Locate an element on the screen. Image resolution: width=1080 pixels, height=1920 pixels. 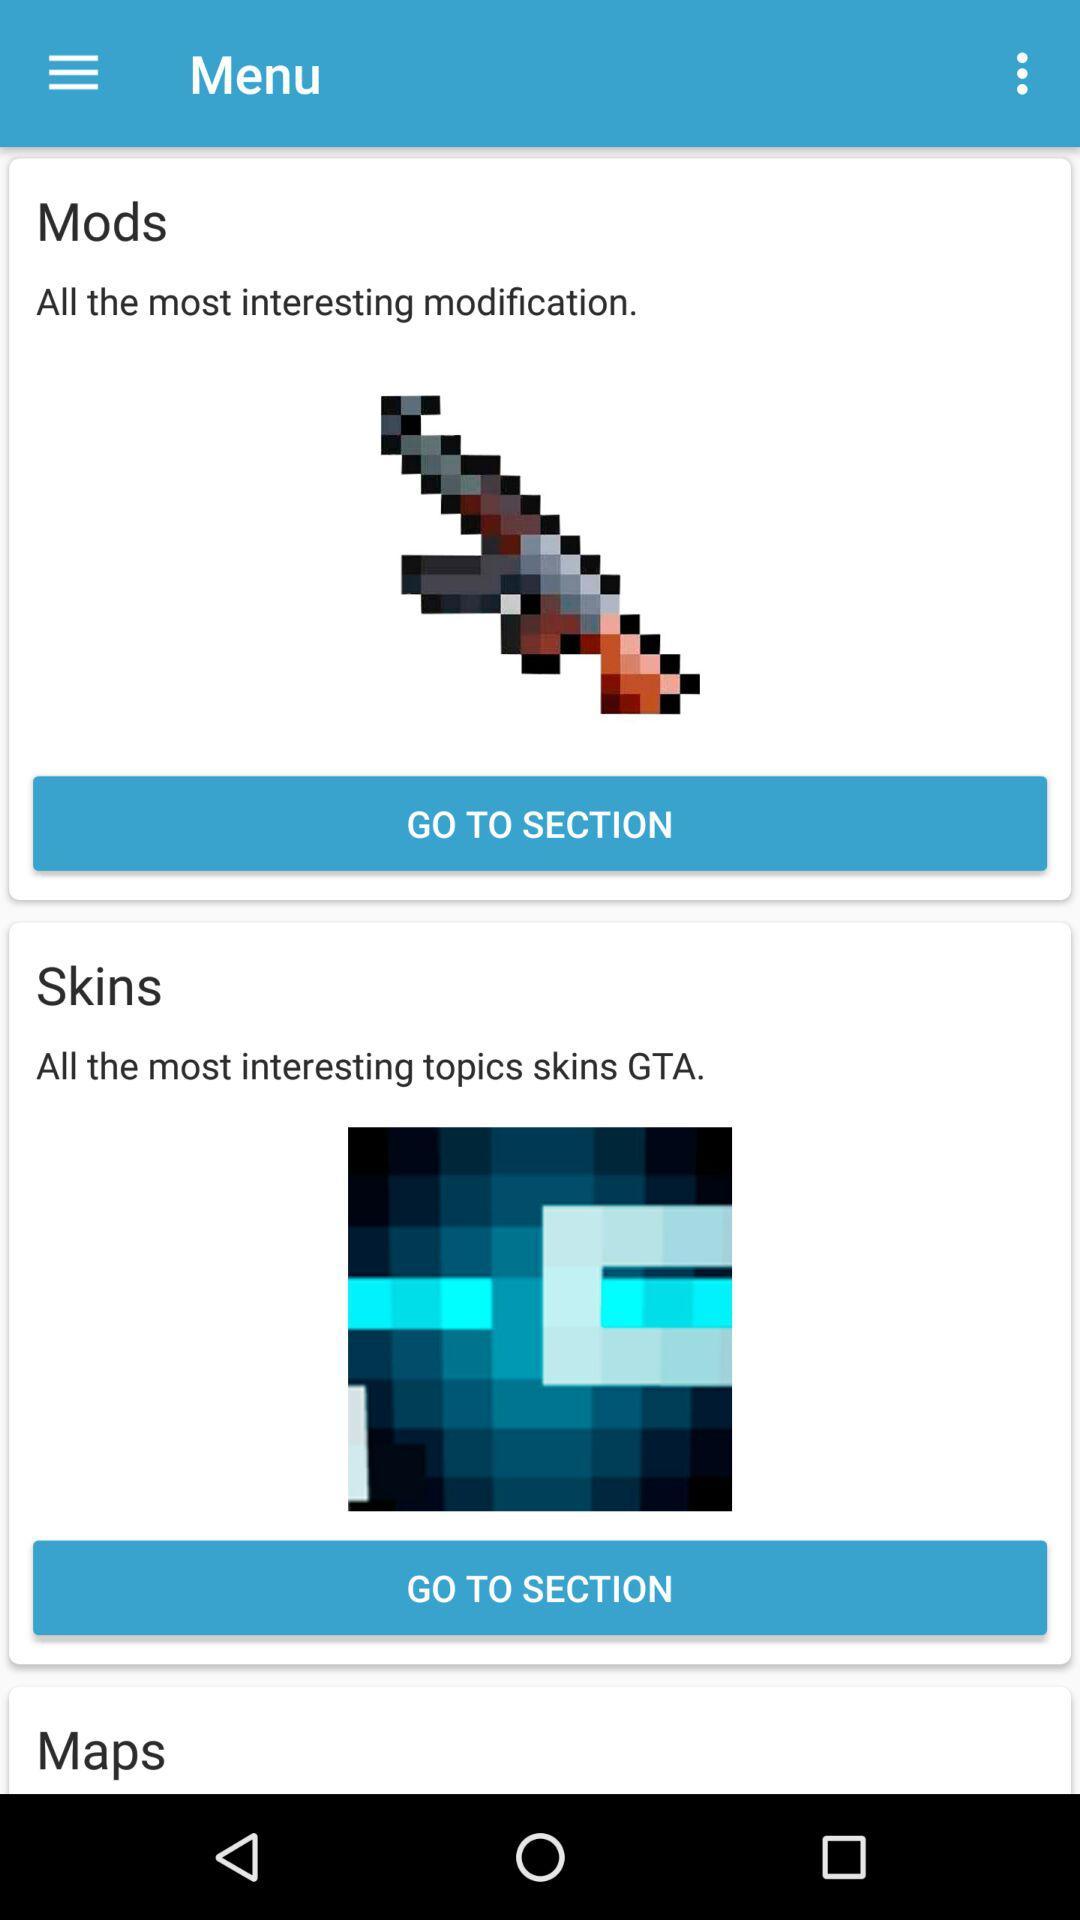
item to the left of the menu item is located at coordinates (72, 73).